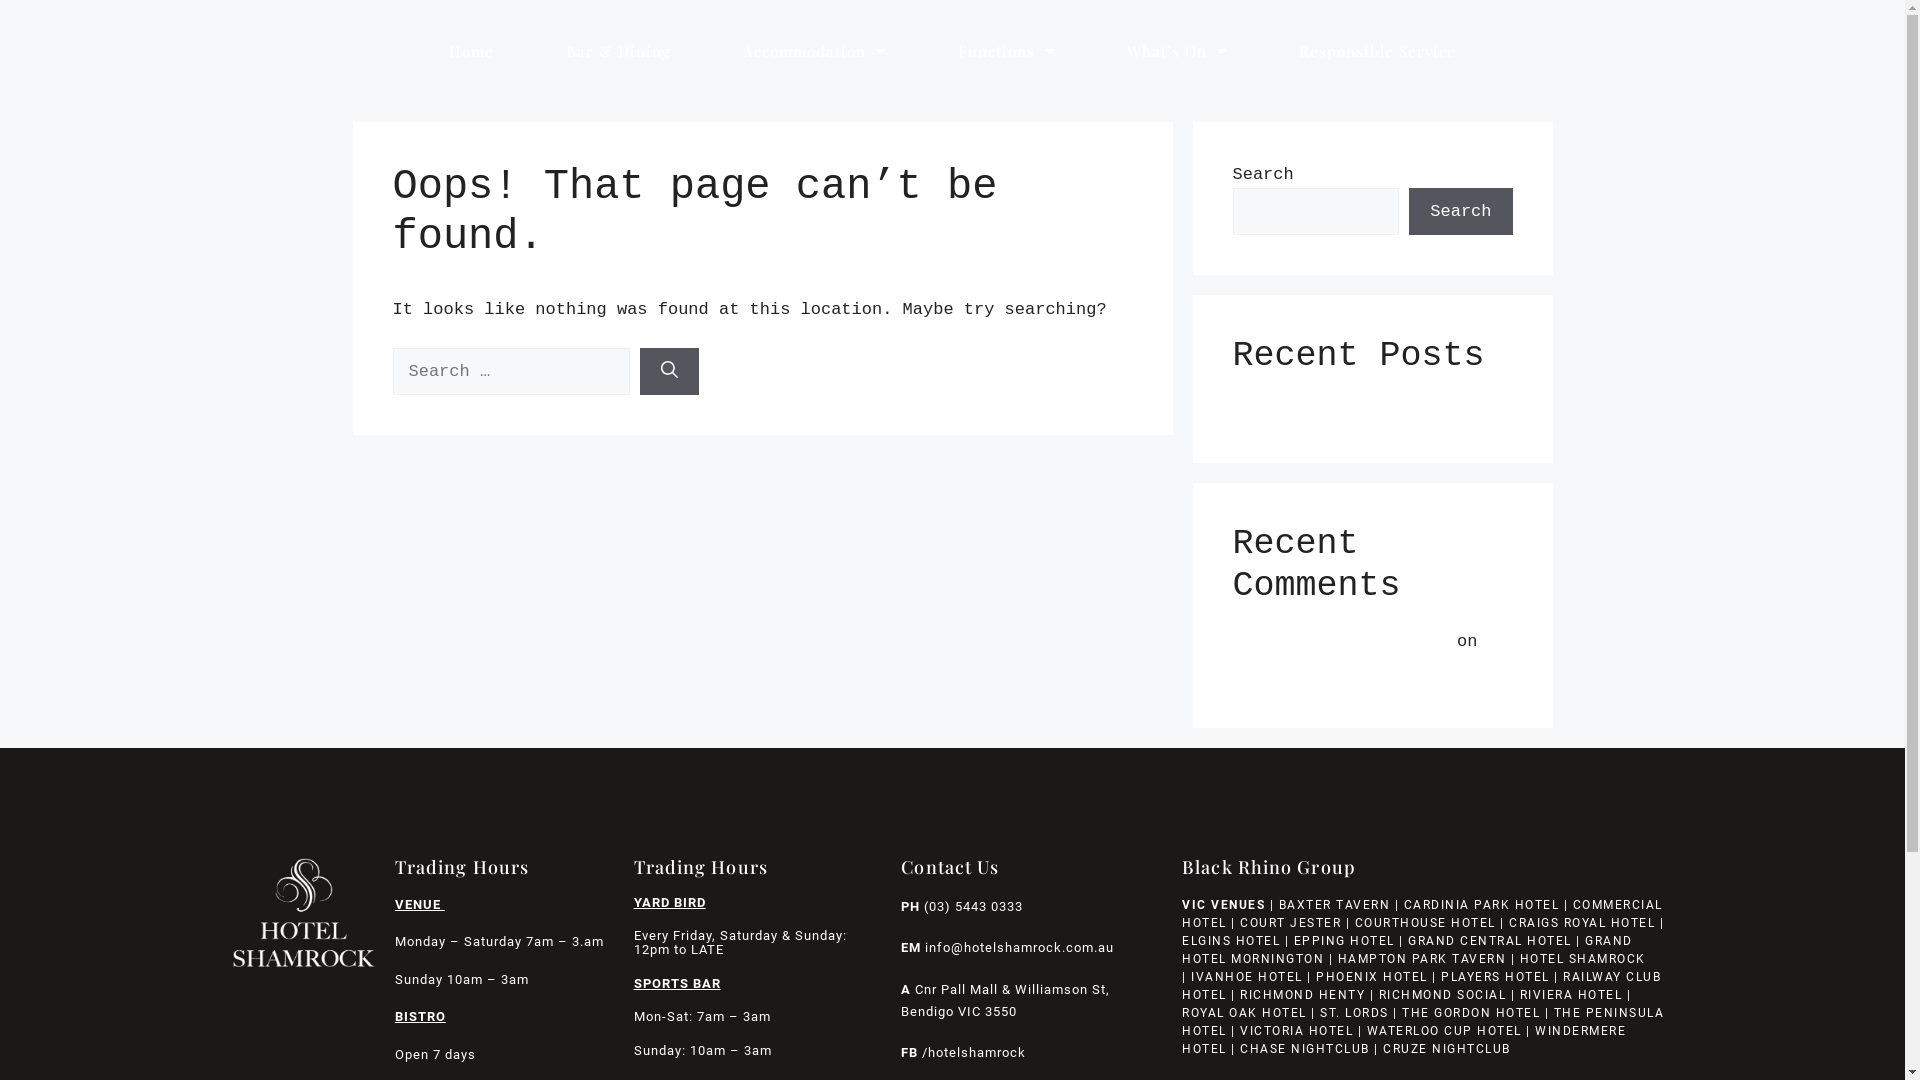 Image resolution: width=1920 pixels, height=1080 pixels. Describe the element at coordinates (1334, 905) in the screenshot. I see `'BAXTER TAVERN'` at that location.